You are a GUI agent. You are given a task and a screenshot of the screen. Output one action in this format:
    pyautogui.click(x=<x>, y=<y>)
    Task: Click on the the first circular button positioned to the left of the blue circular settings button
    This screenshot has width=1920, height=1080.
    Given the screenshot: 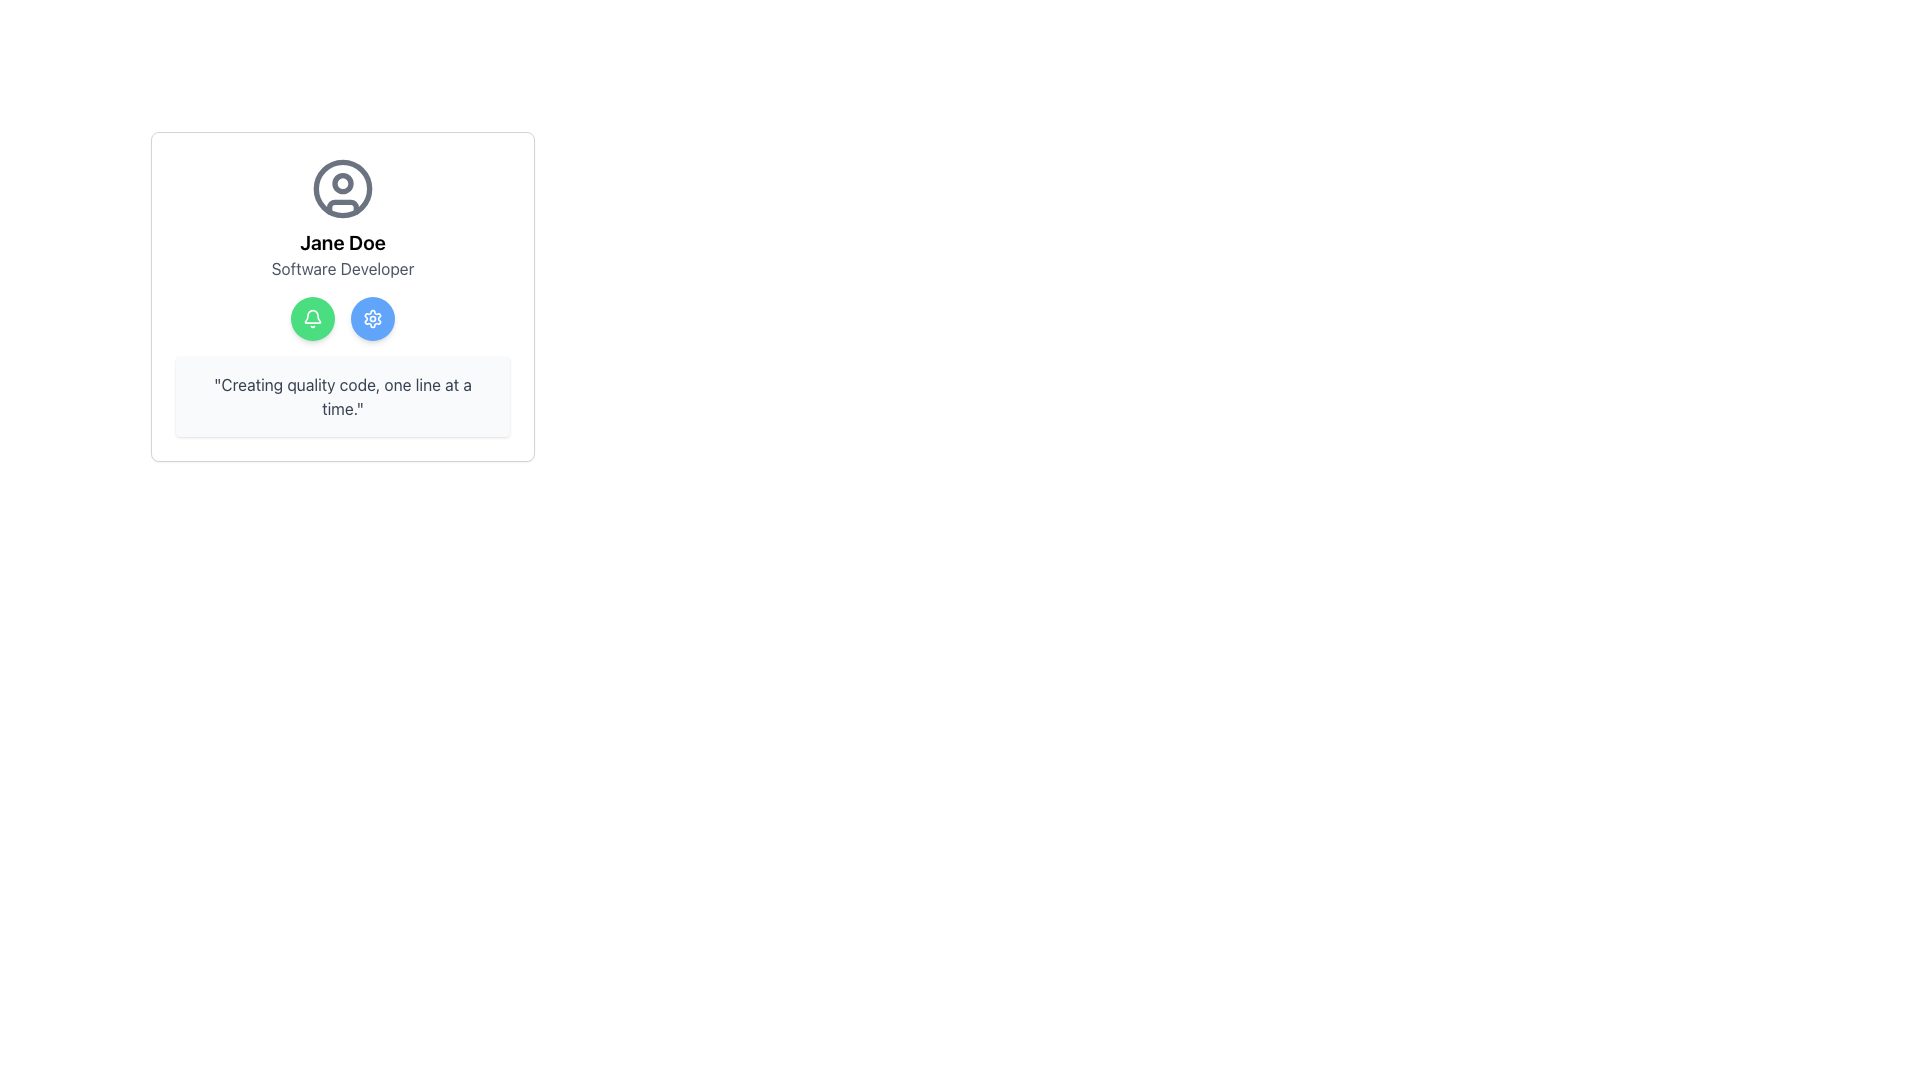 What is the action you would take?
    pyautogui.click(x=311, y=318)
    